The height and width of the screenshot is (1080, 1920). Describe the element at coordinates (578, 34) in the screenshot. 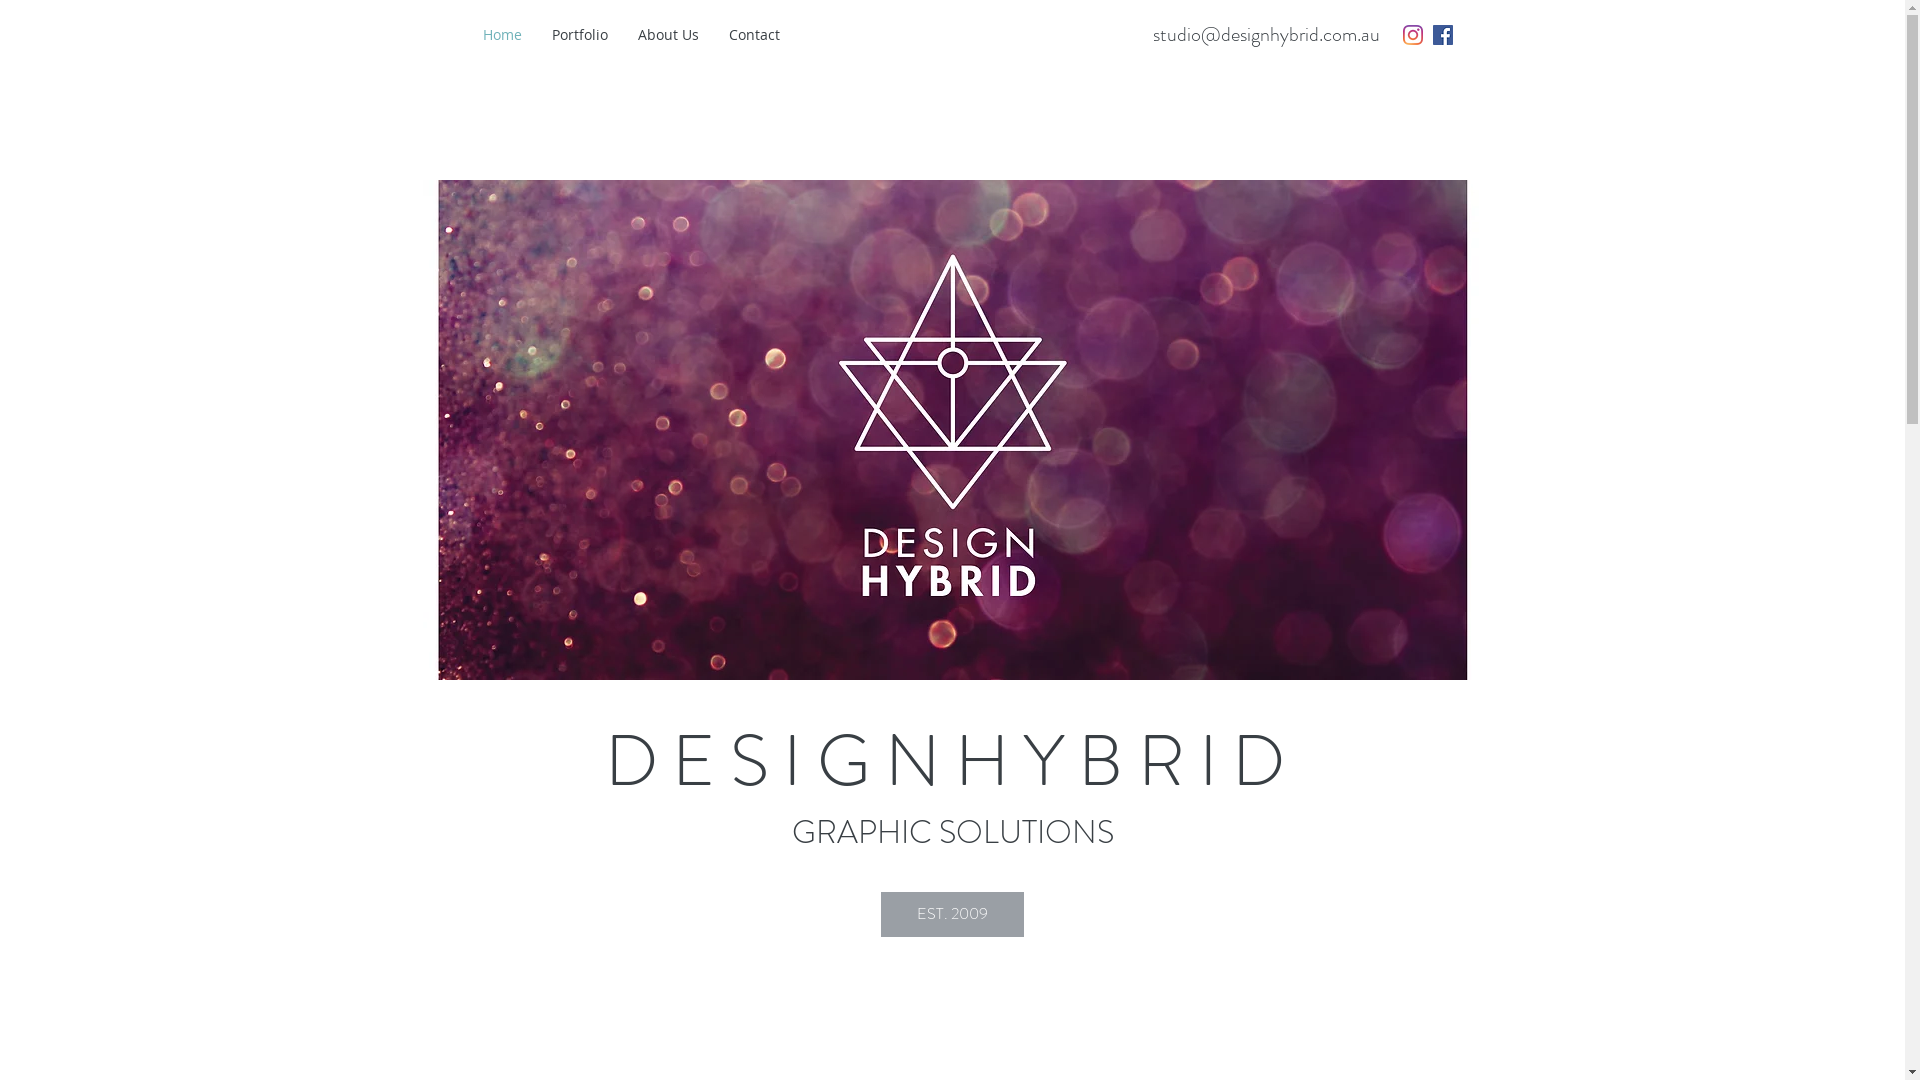

I see `'Portfolio'` at that location.